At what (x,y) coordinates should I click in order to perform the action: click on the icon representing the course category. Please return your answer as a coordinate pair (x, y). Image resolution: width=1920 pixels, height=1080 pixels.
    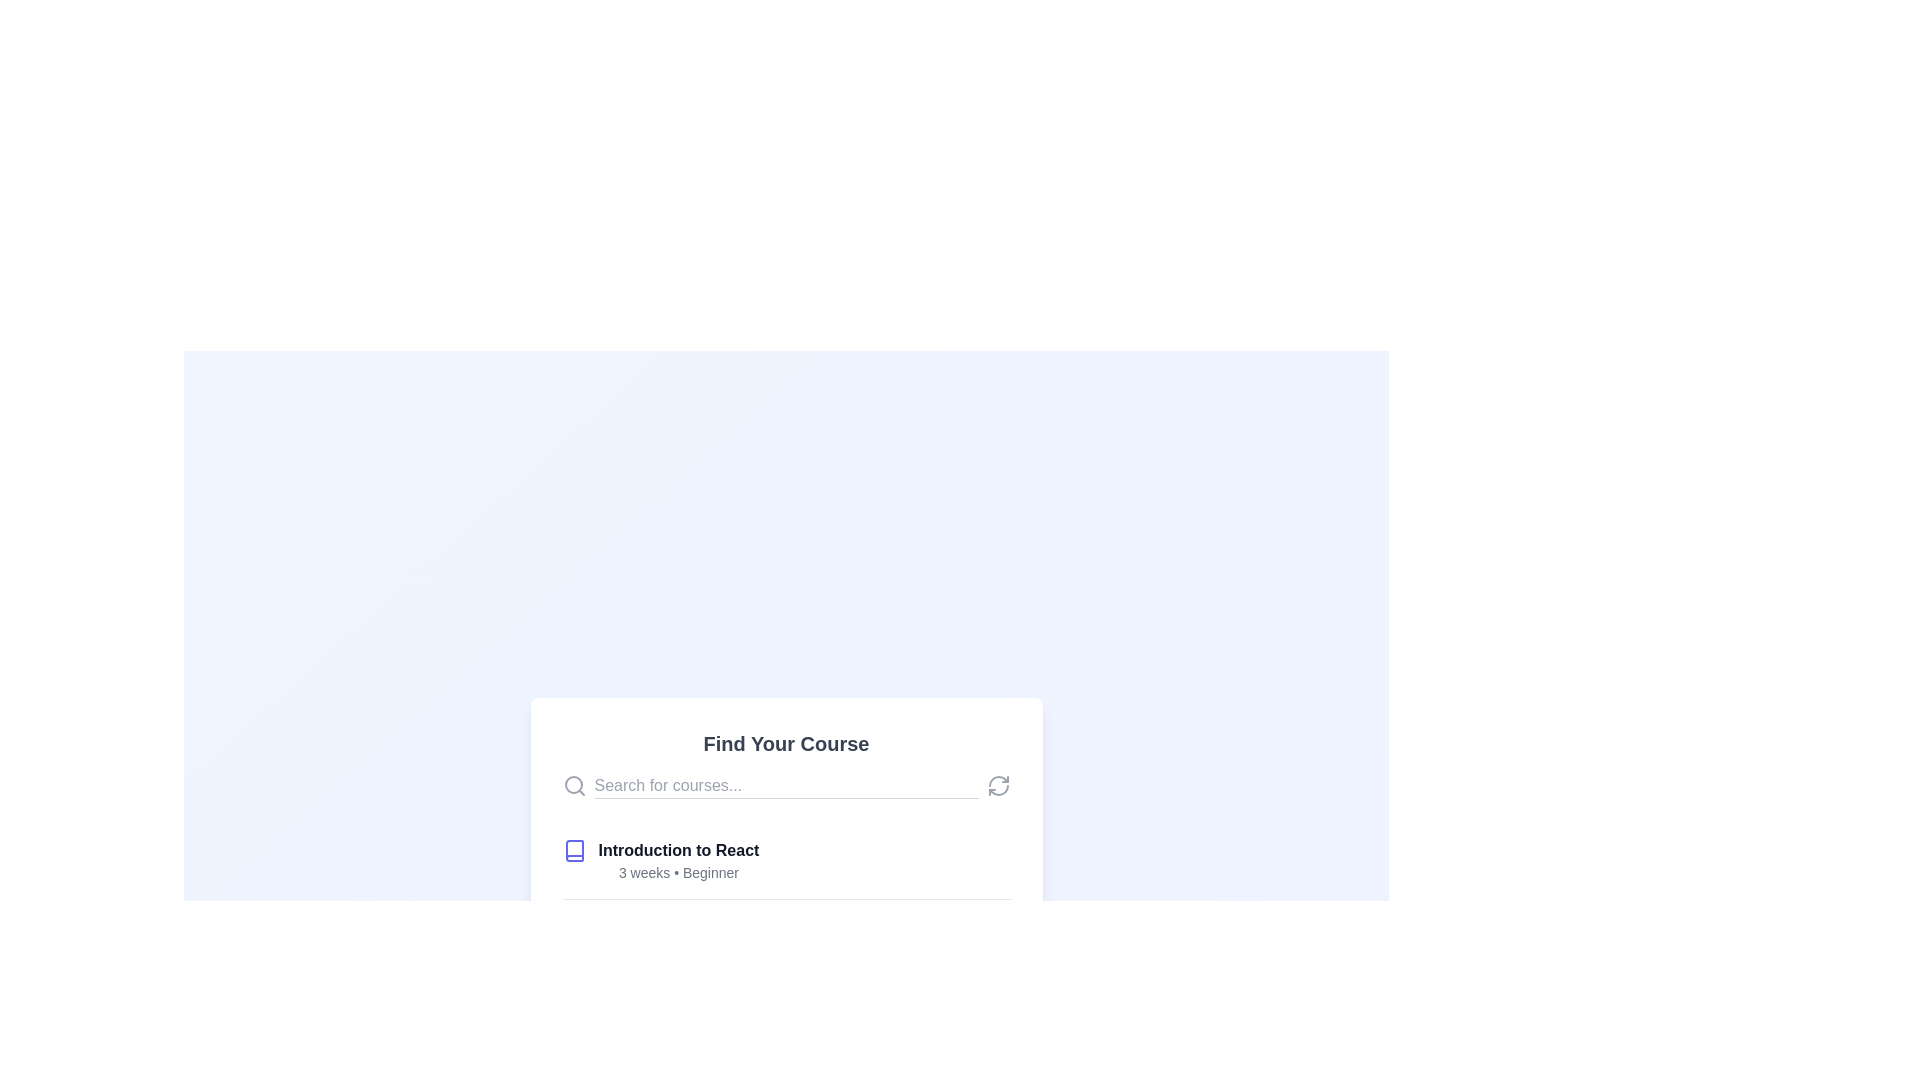
    Looking at the image, I should click on (573, 850).